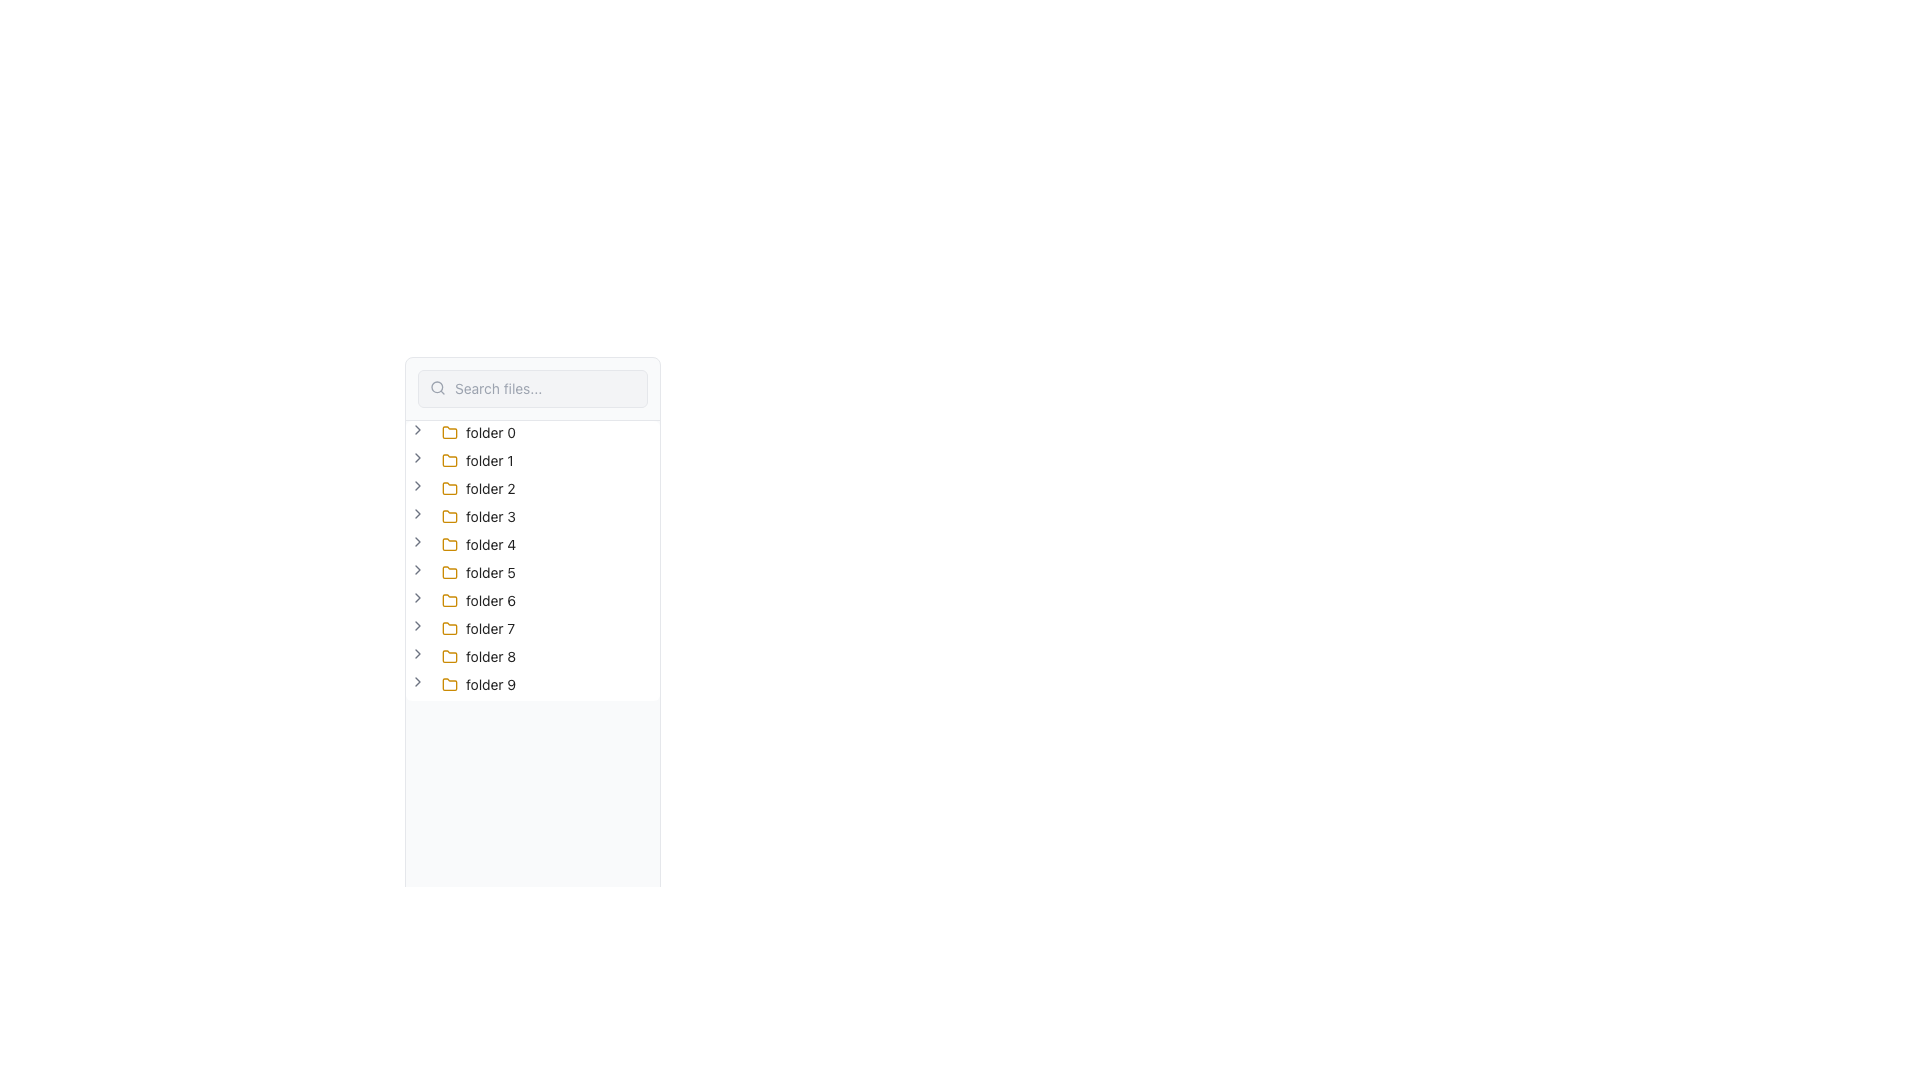 The width and height of the screenshot is (1920, 1080). I want to click on the right-facing chevron icon associated with 'folder 4', so click(416, 542).